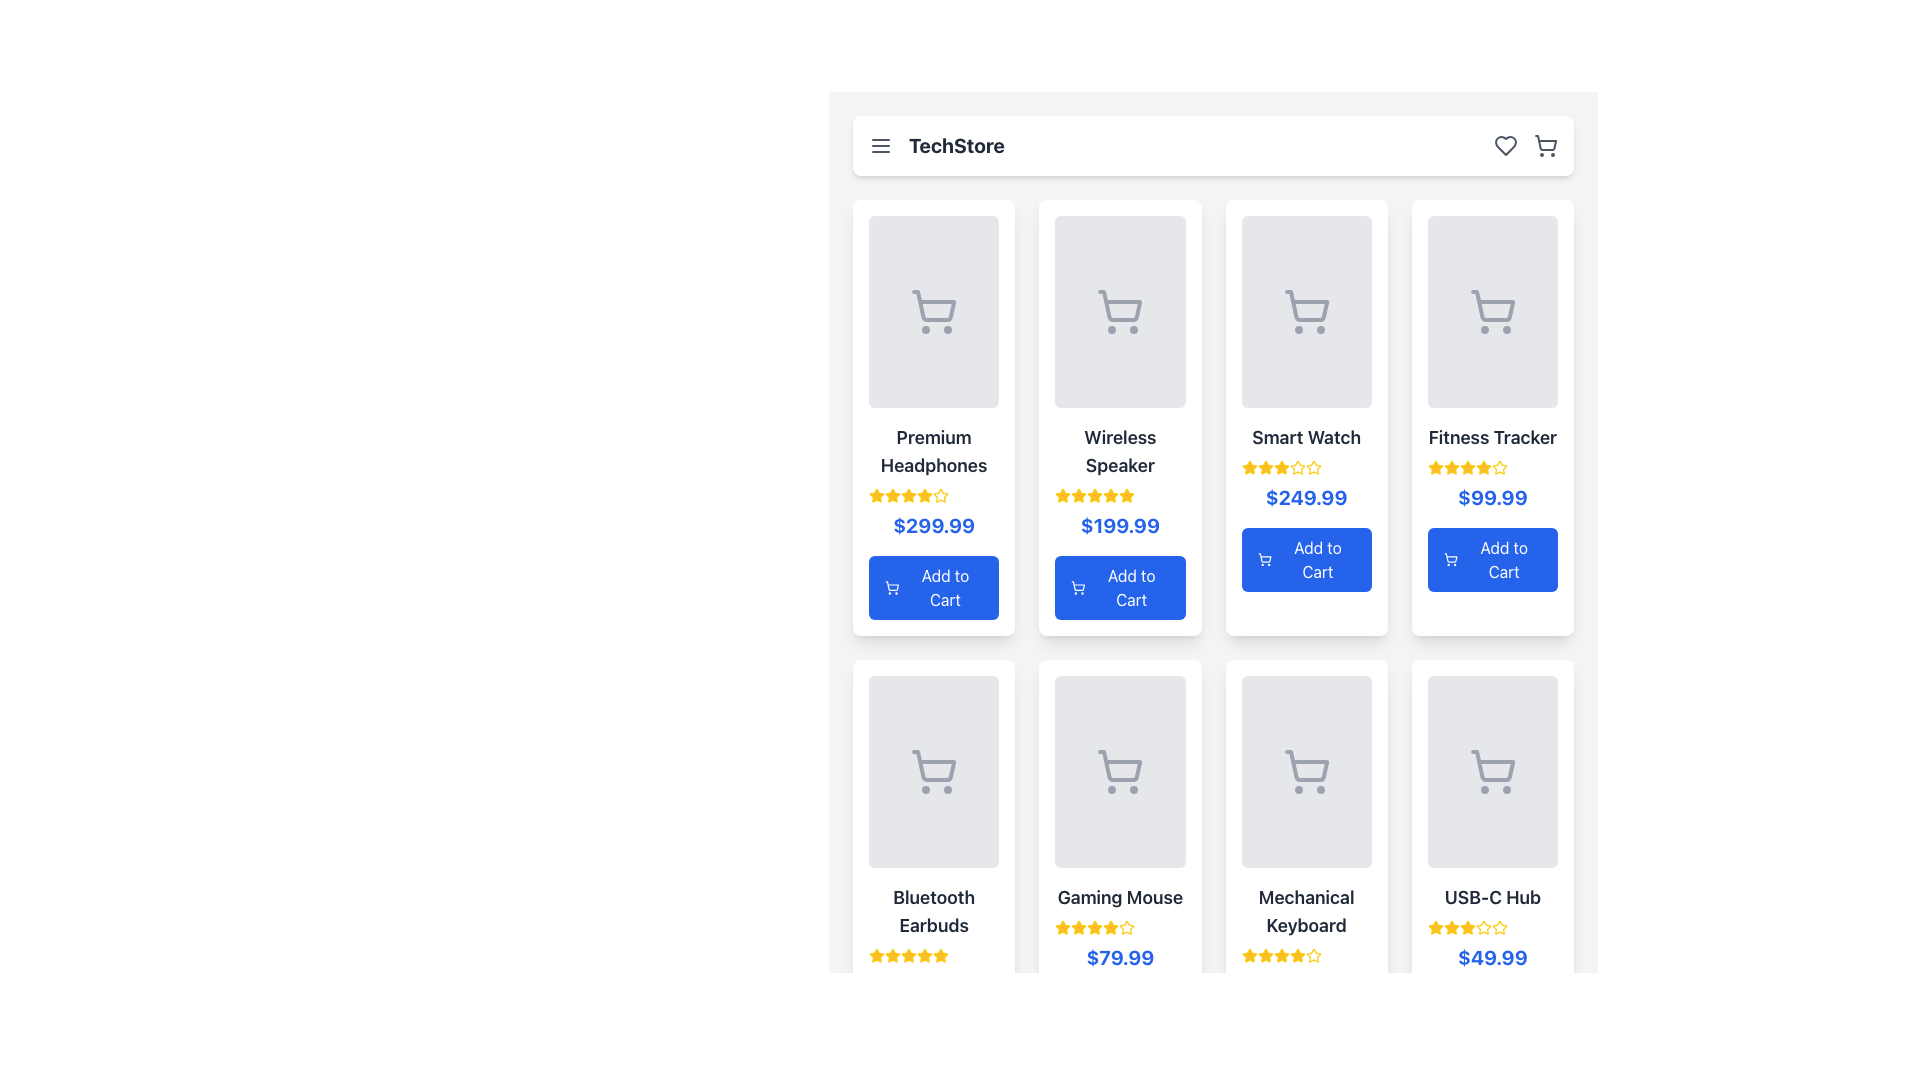 Image resolution: width=1920 pixels, height=1080 pixels. I want to click on the star icon representing a single rating unit for the 'Gaming Mouse' to potentially alter the rating, so click(1110, 927).